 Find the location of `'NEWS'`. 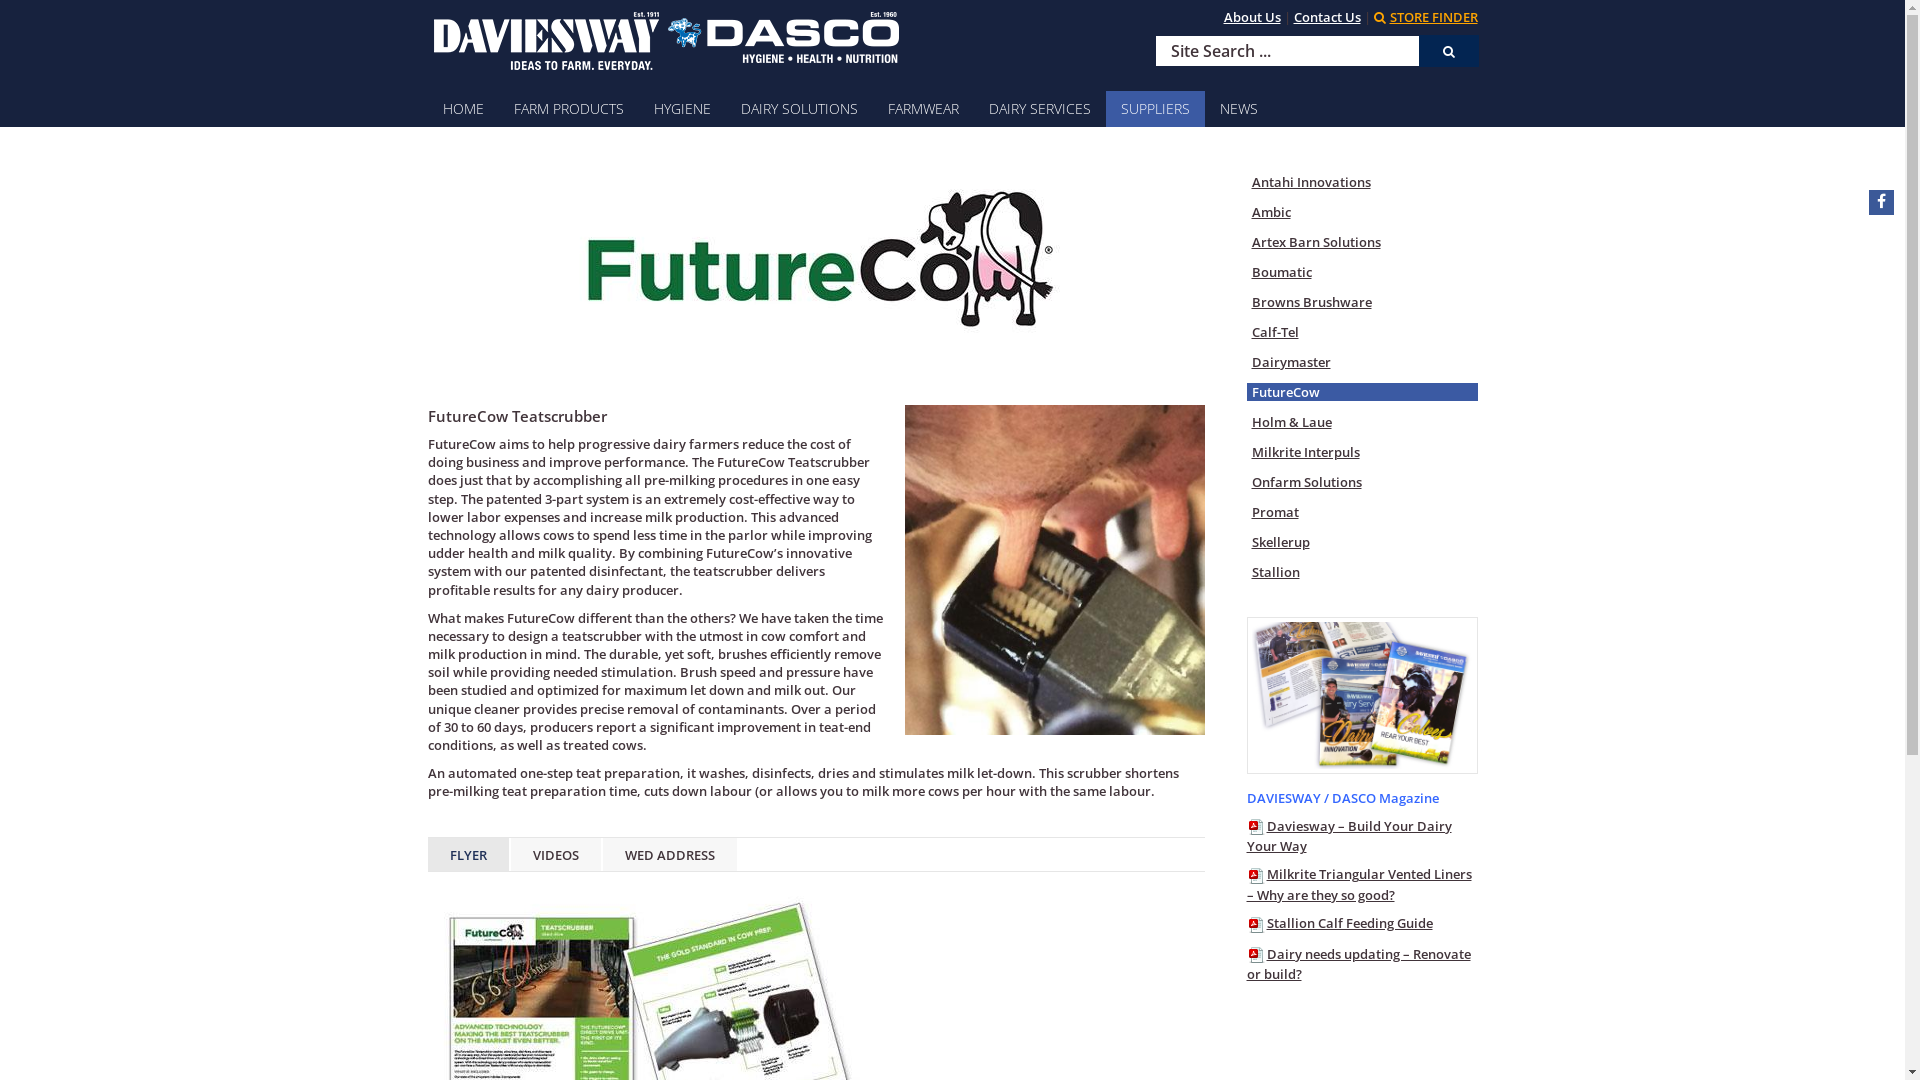

'NEWS' is located at coordinates (1237, 108).